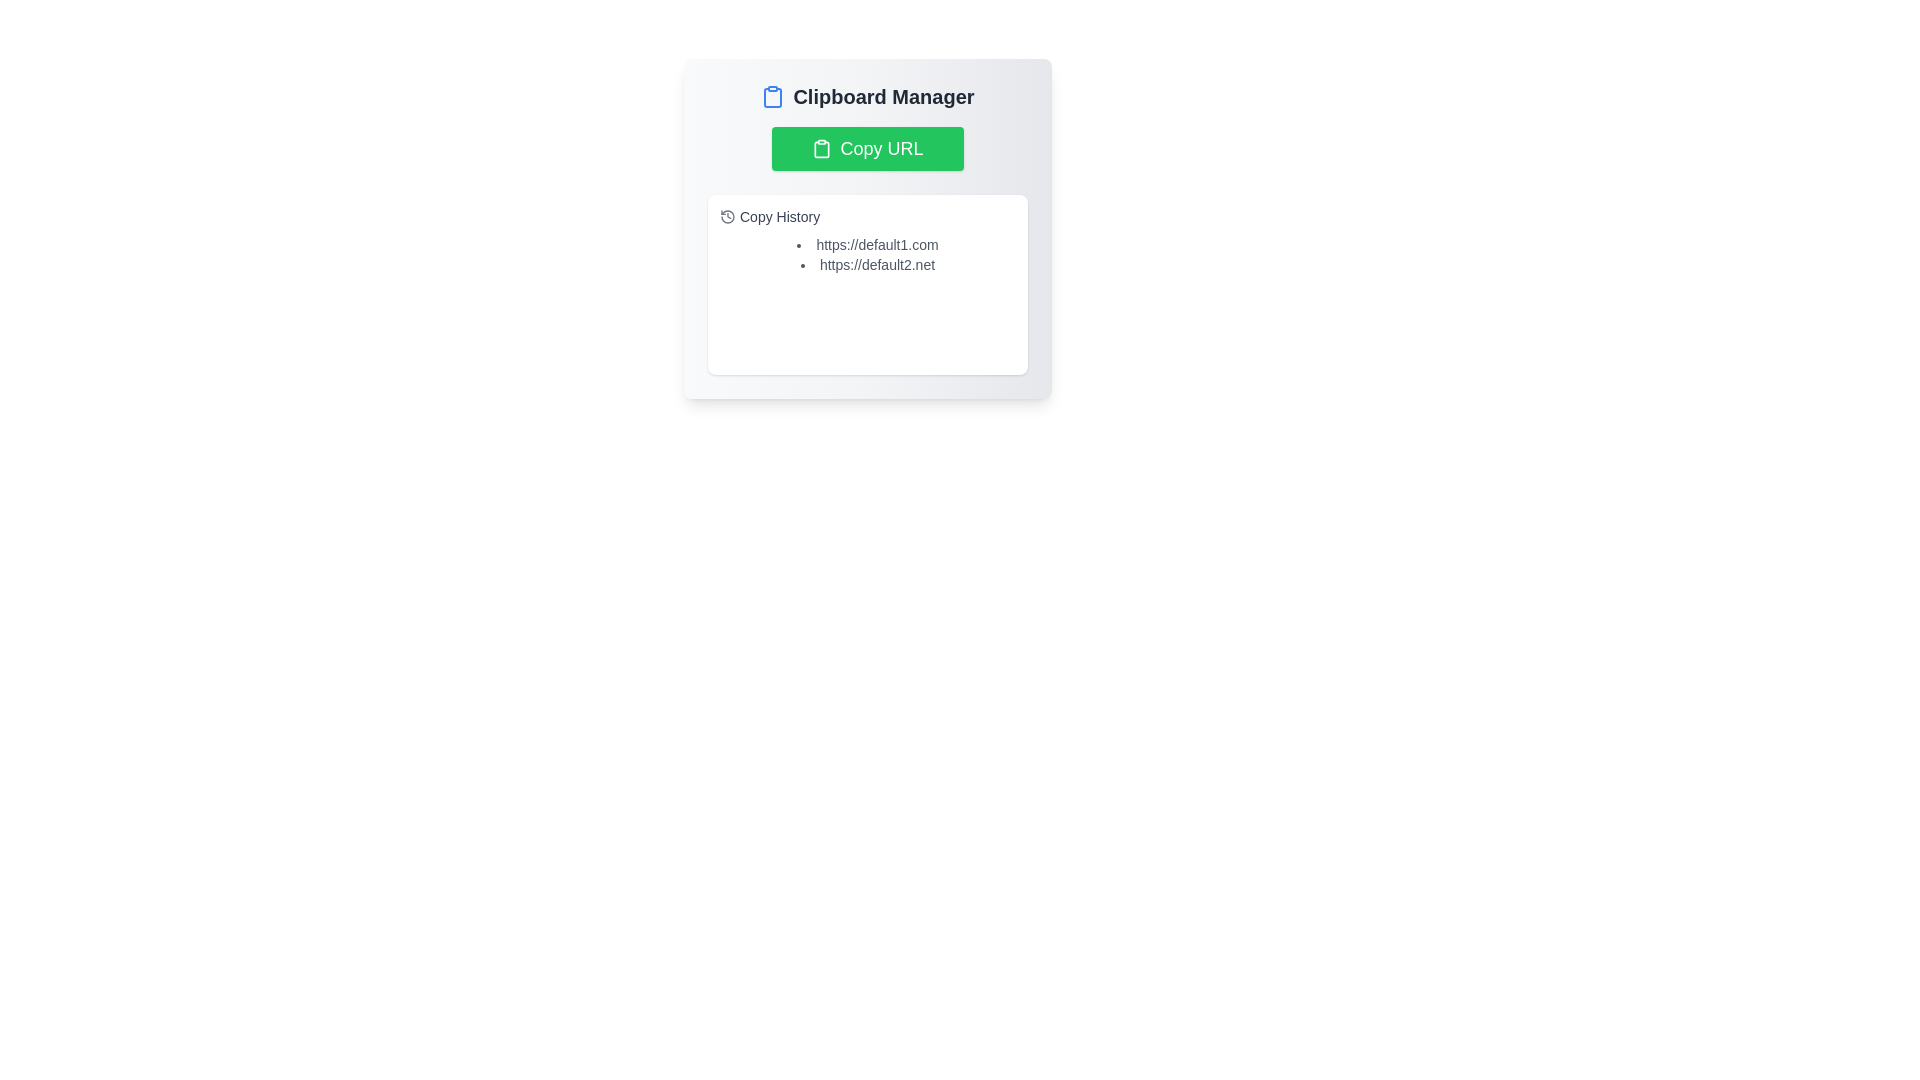 Image resolution: width=1920 pixels, height=1080 pixels. What do you see at coordinates (868, 244) in the screenshot?
I see `the text link that reads 'https://default1.com'` at bounding box center [868, 244].